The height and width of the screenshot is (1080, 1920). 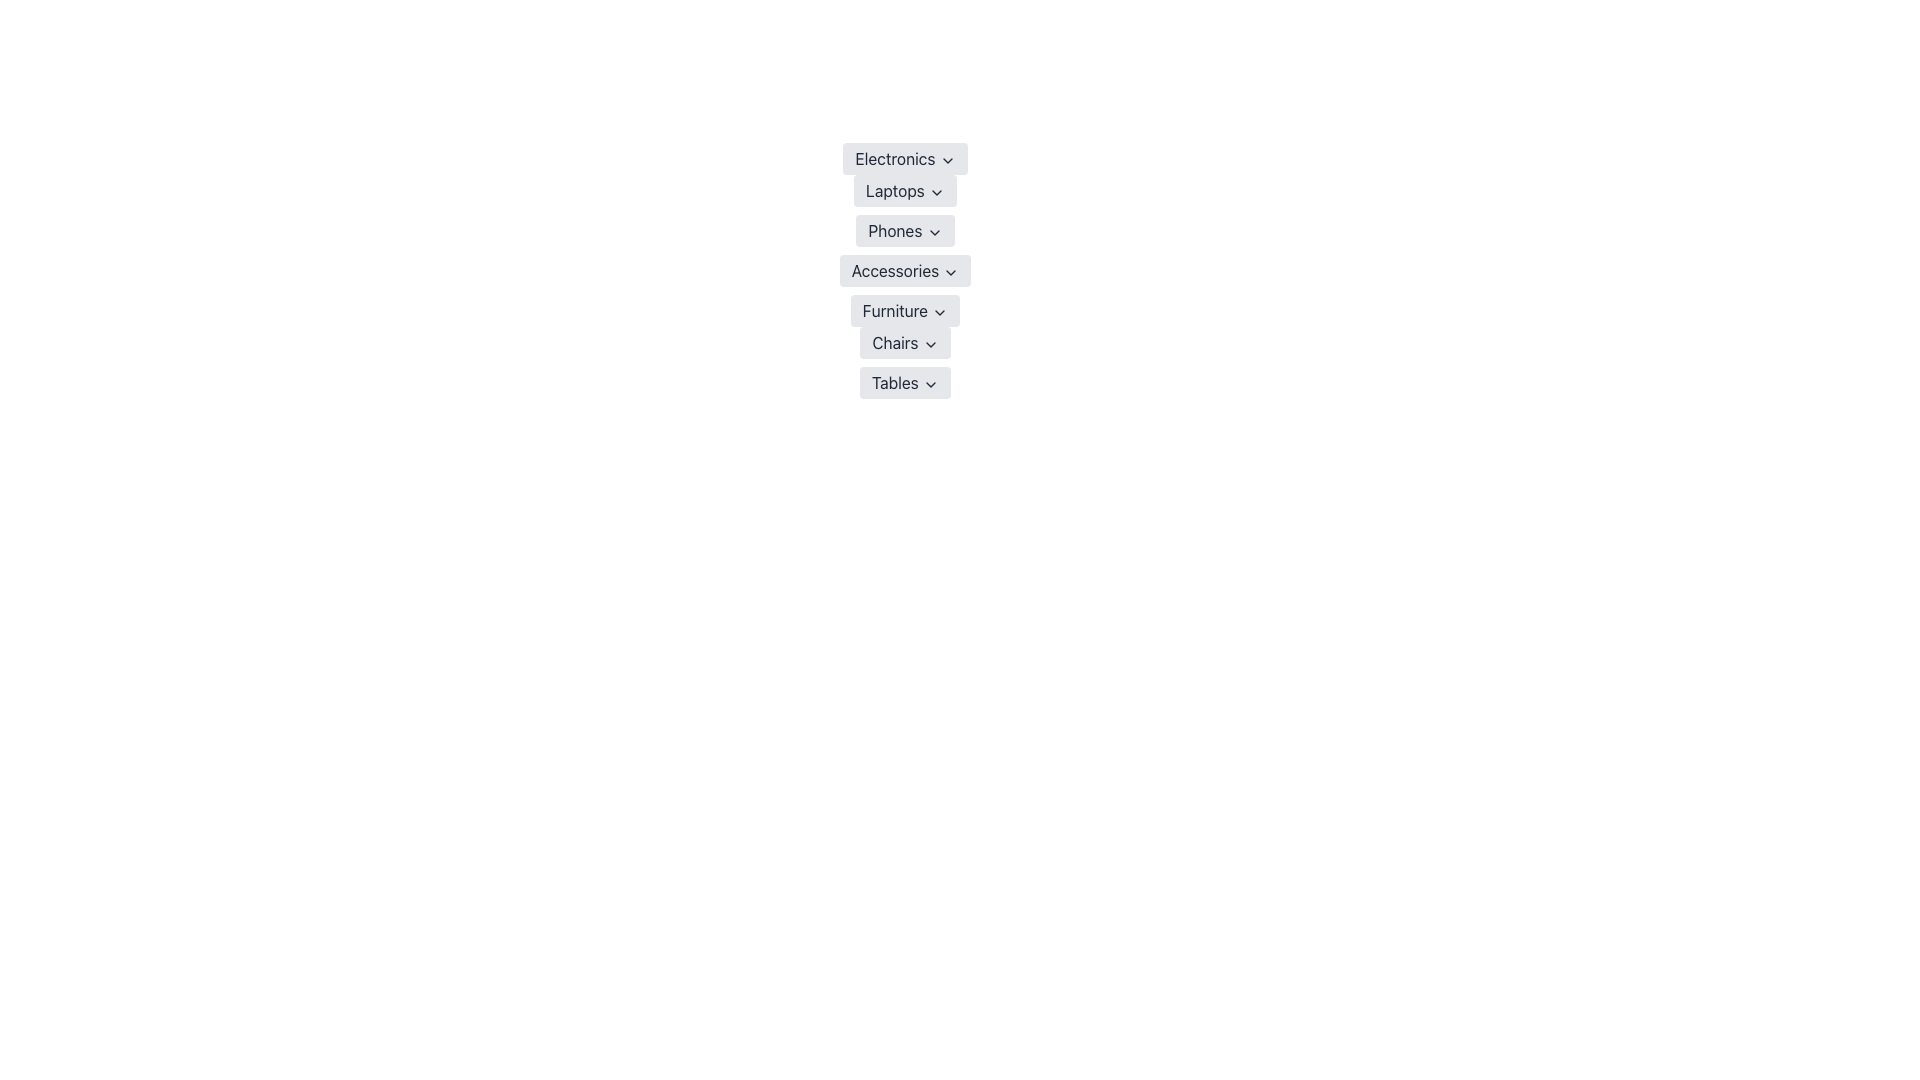 I want to click on the Dropdown trigger button located below the 'Chairs' button, so click(x=904, y=382).